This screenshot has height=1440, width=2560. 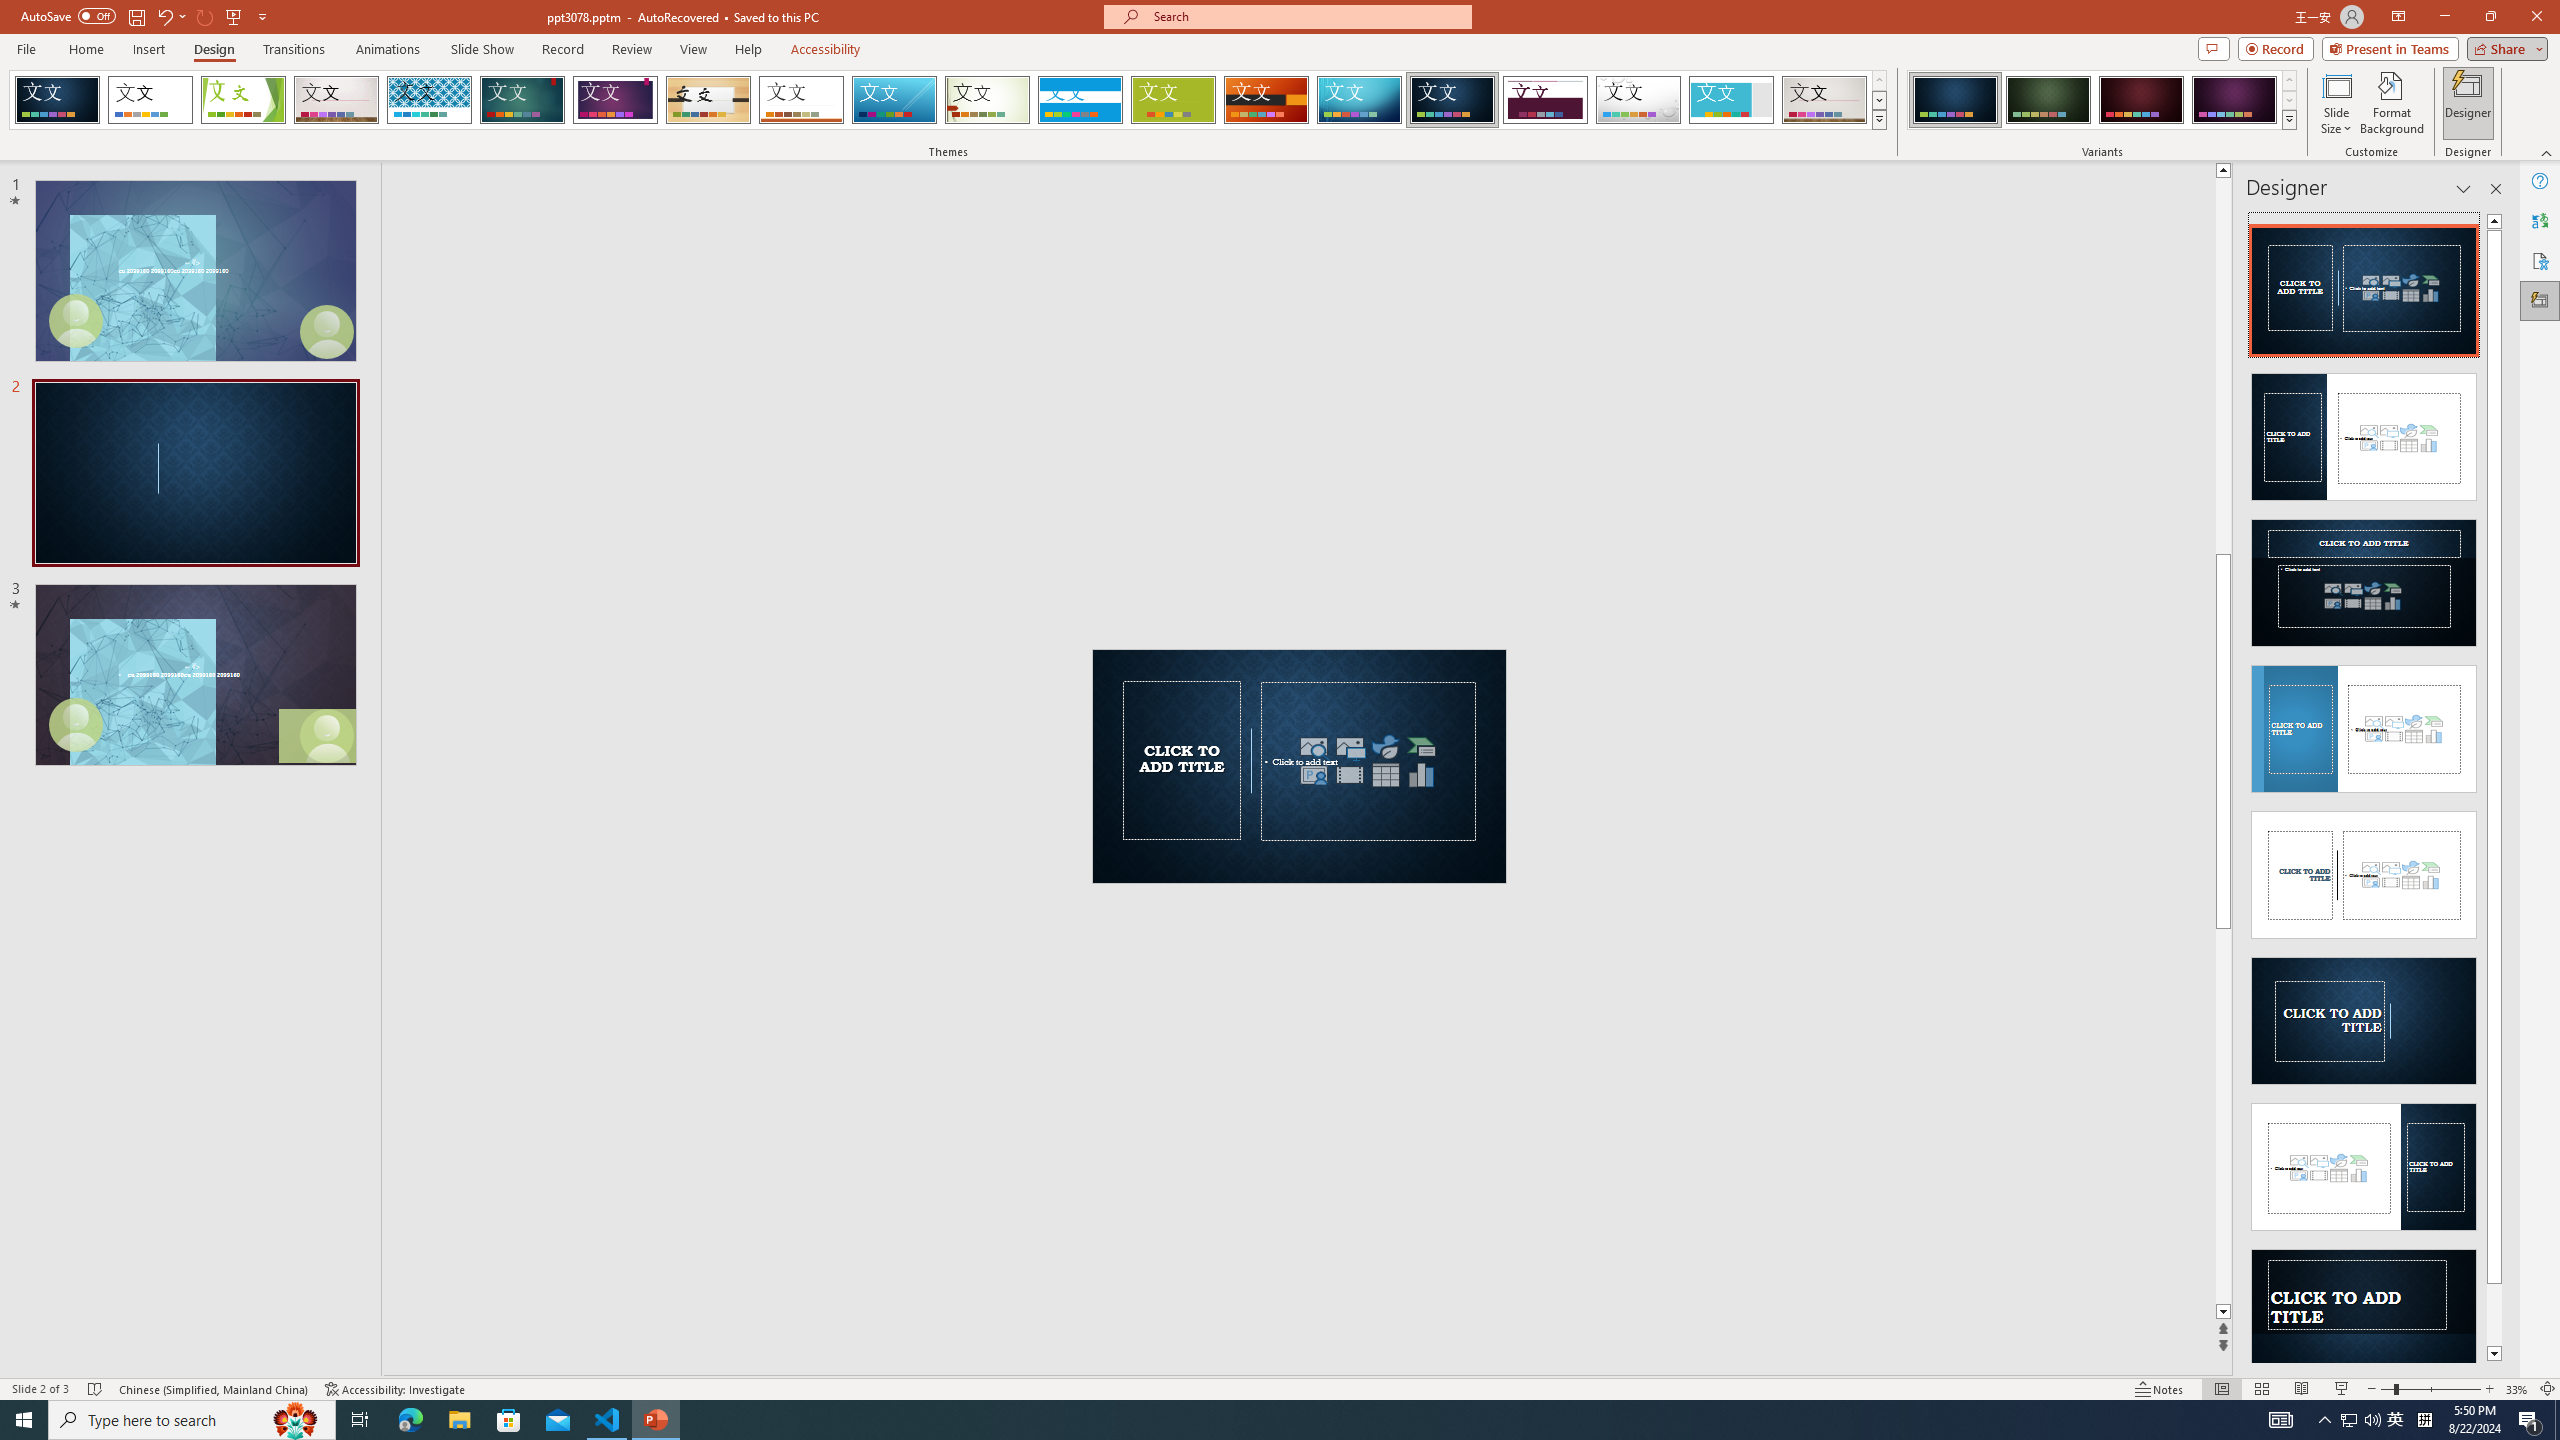 I want to click on 'Damask Variant 1', so click(x=1954, y=99).